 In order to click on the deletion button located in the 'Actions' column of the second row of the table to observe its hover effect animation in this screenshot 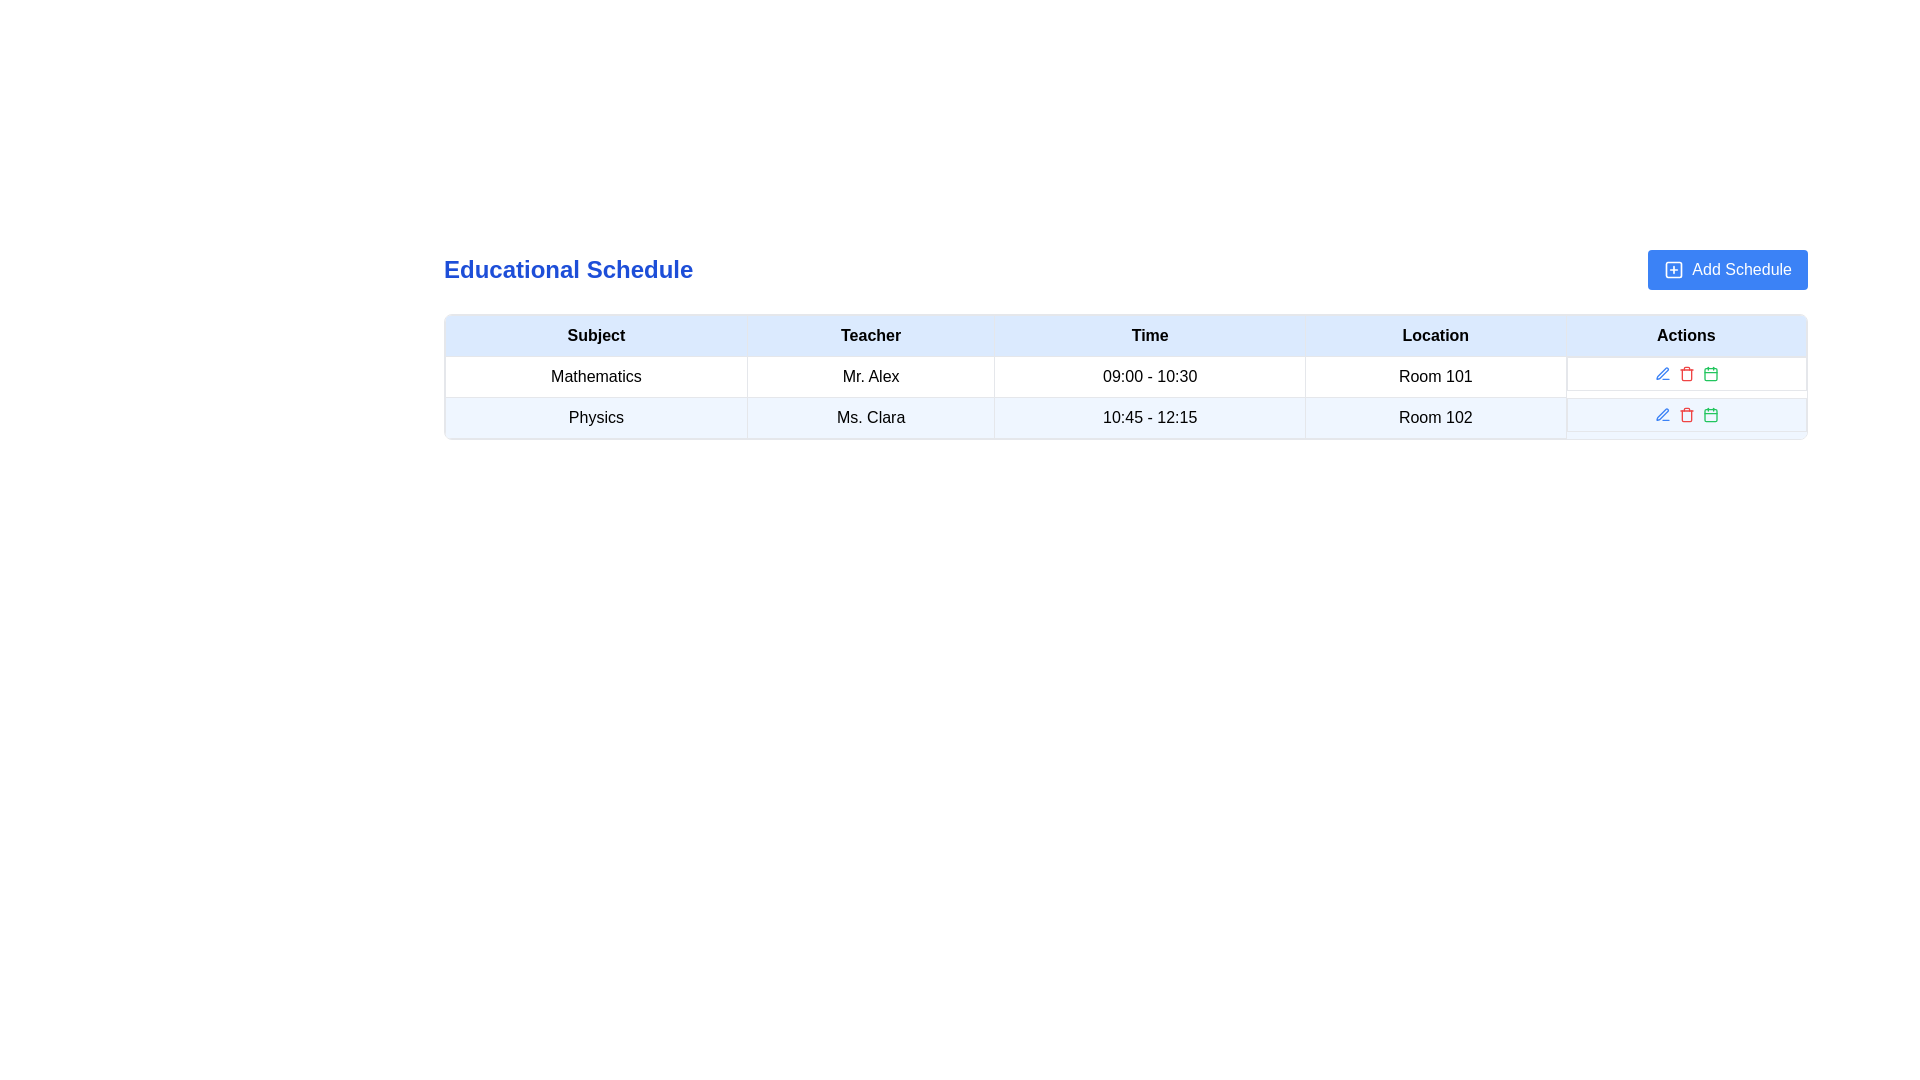, I will do `click(1685, 413)`.